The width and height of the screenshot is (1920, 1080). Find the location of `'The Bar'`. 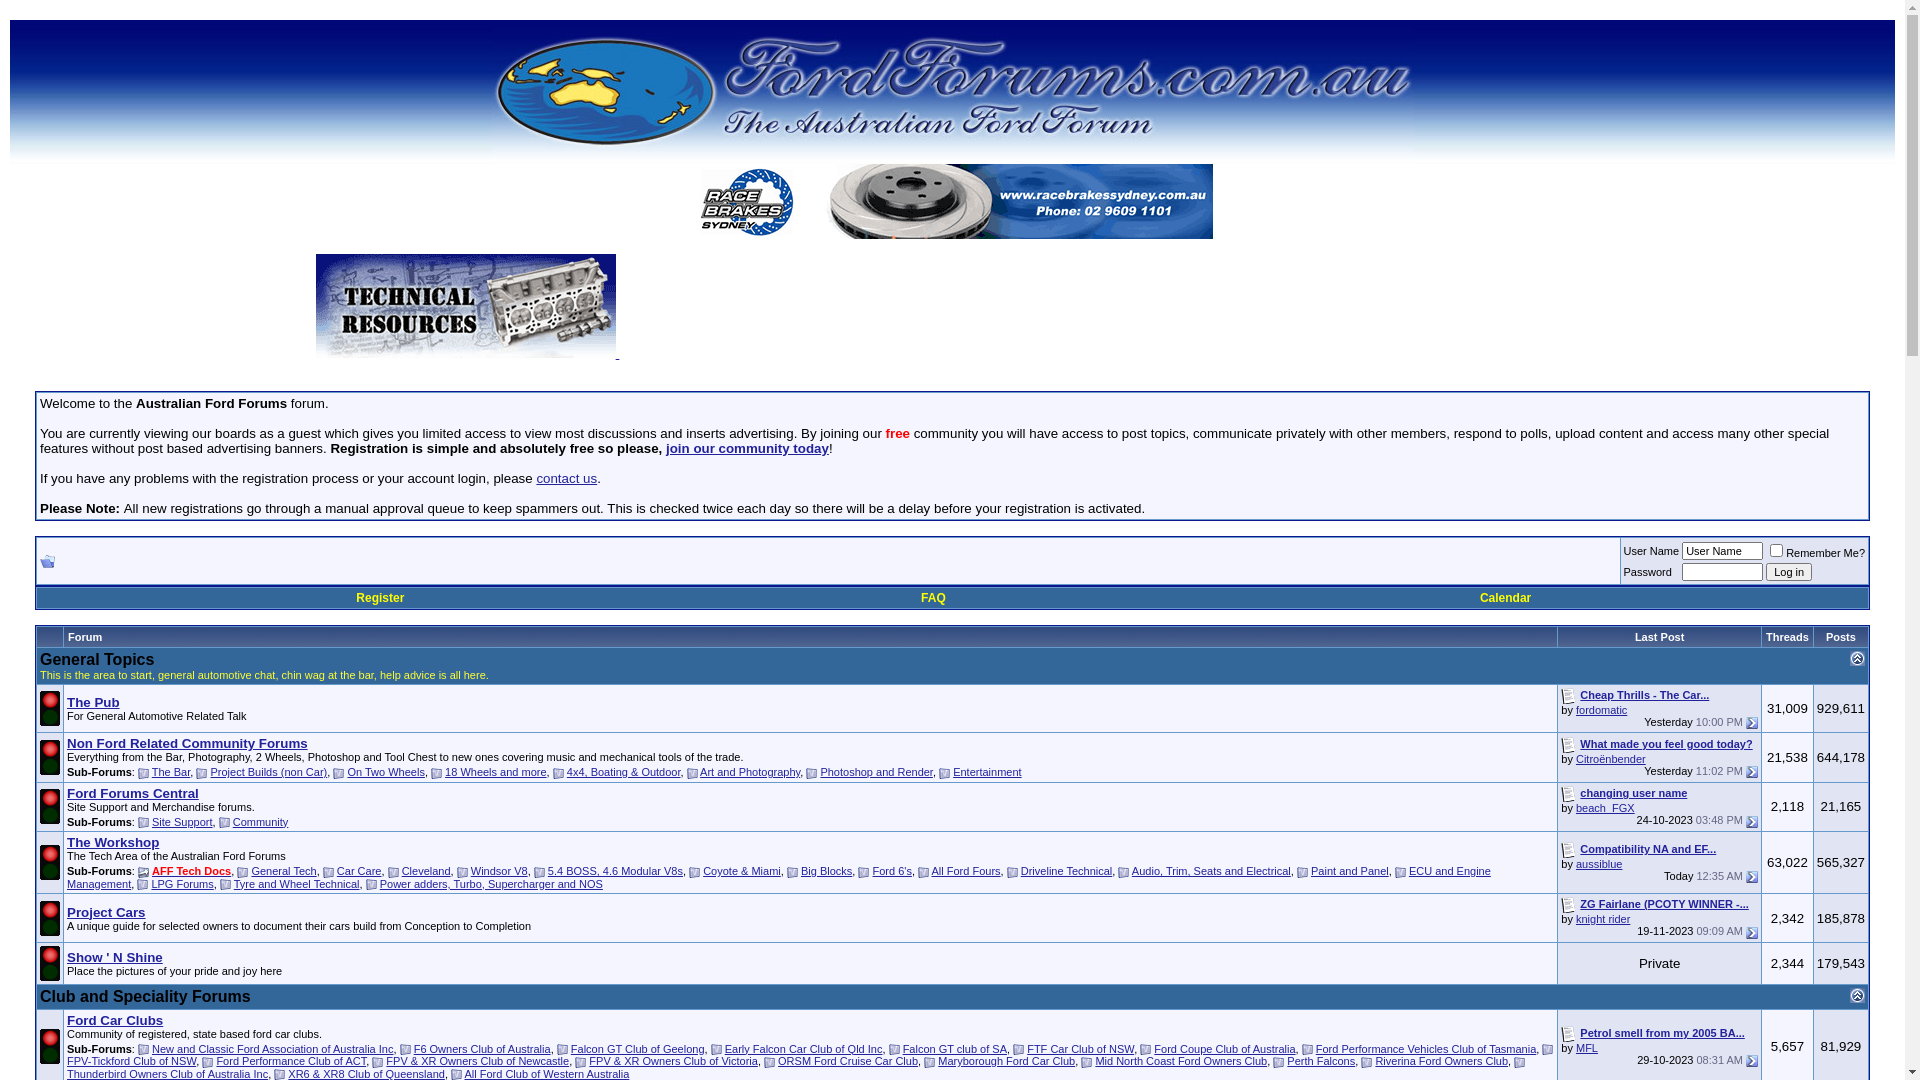

'The Bar' is located at coordinates (151, 770).